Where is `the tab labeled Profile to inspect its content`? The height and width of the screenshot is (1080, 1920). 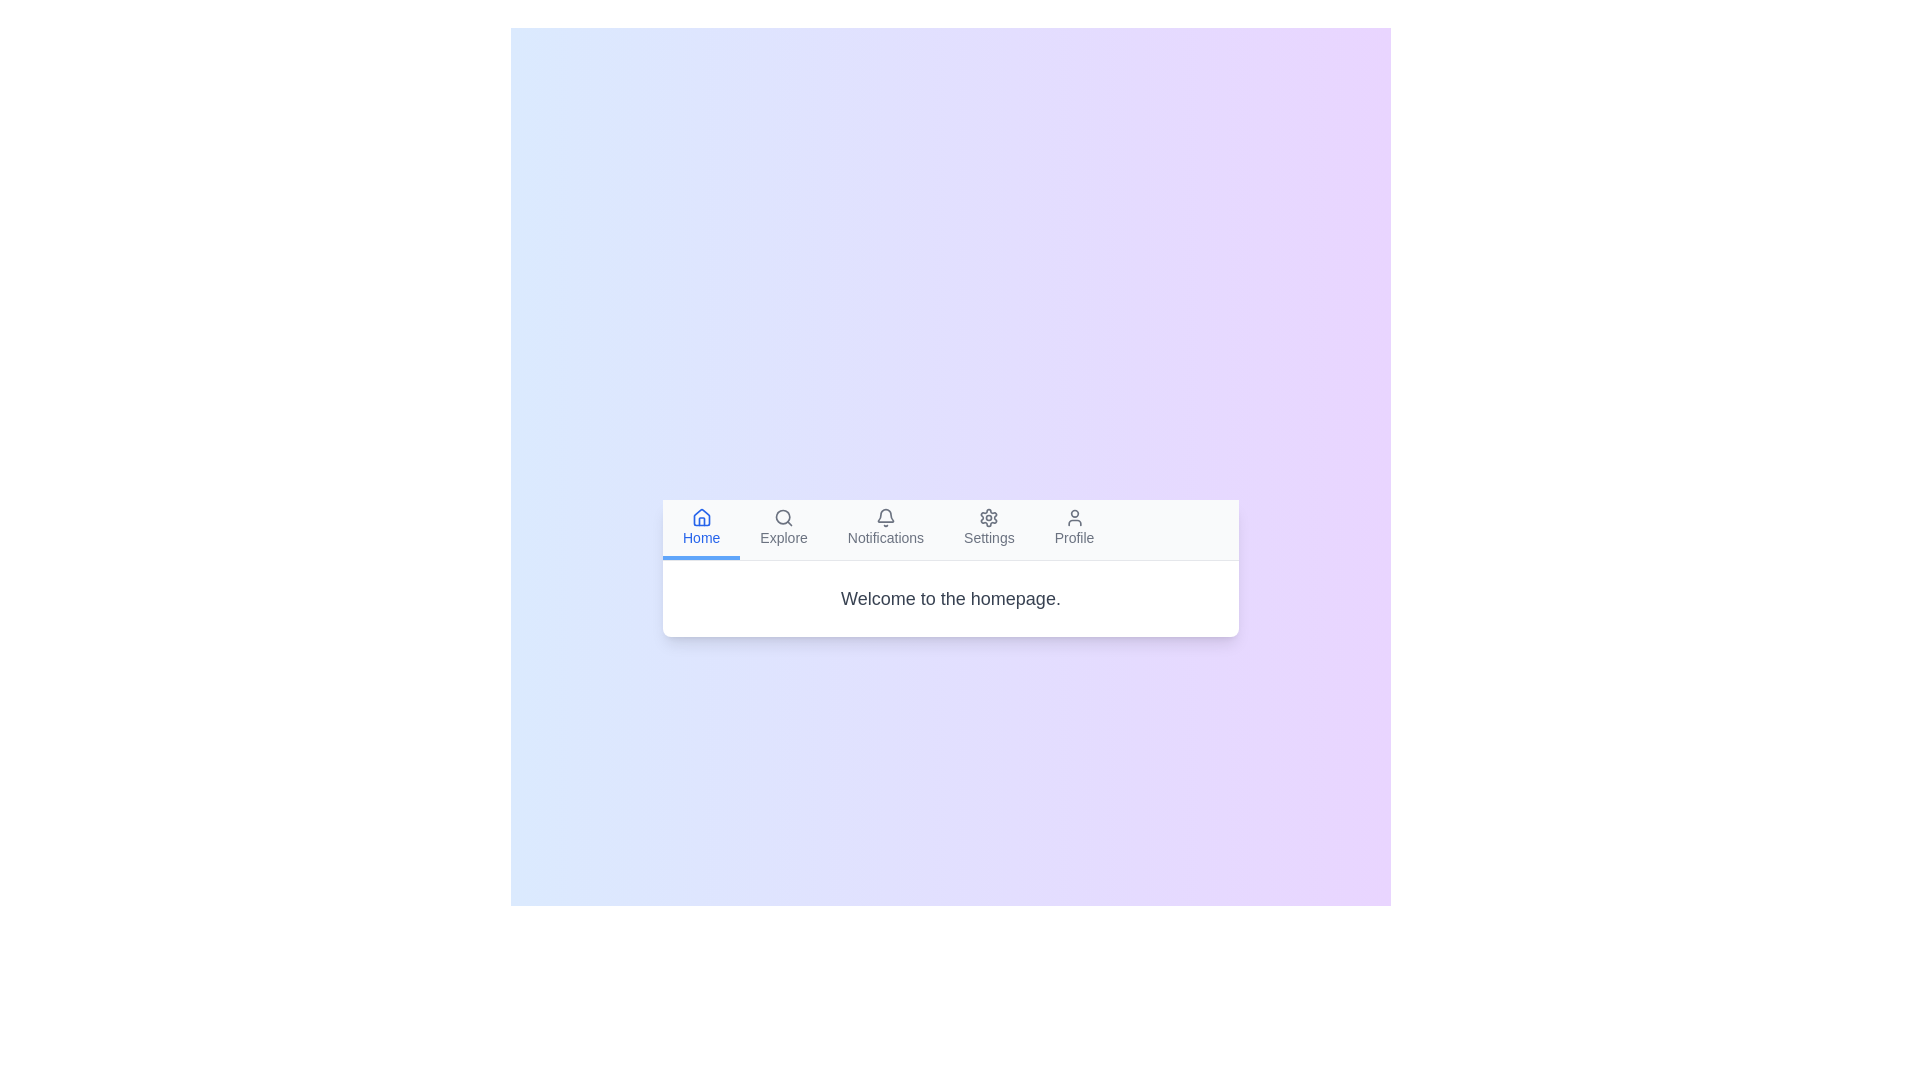
the tab labeled Profile to inspect its content is located at coordinates (1074, 527).